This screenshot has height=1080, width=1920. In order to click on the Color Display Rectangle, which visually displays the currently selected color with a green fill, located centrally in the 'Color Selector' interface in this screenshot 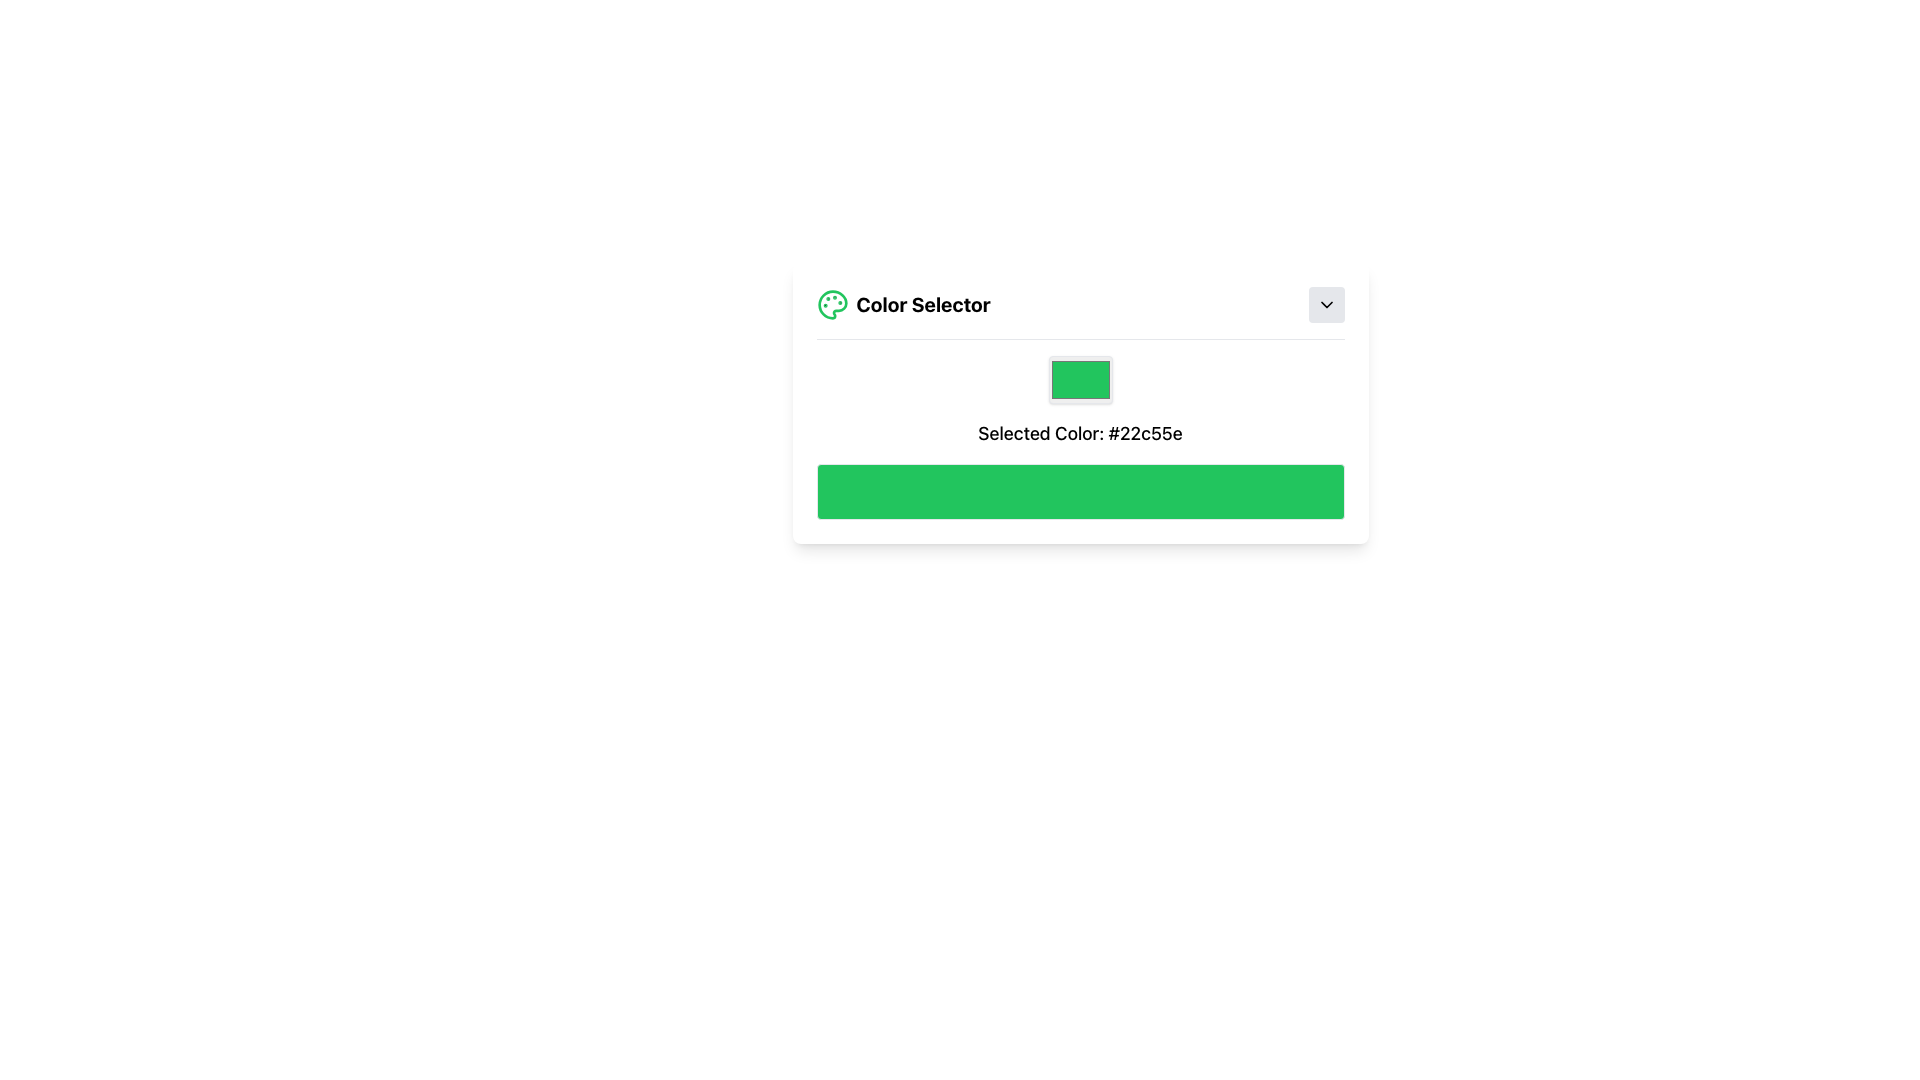, I will do `click(1079, 403)`.